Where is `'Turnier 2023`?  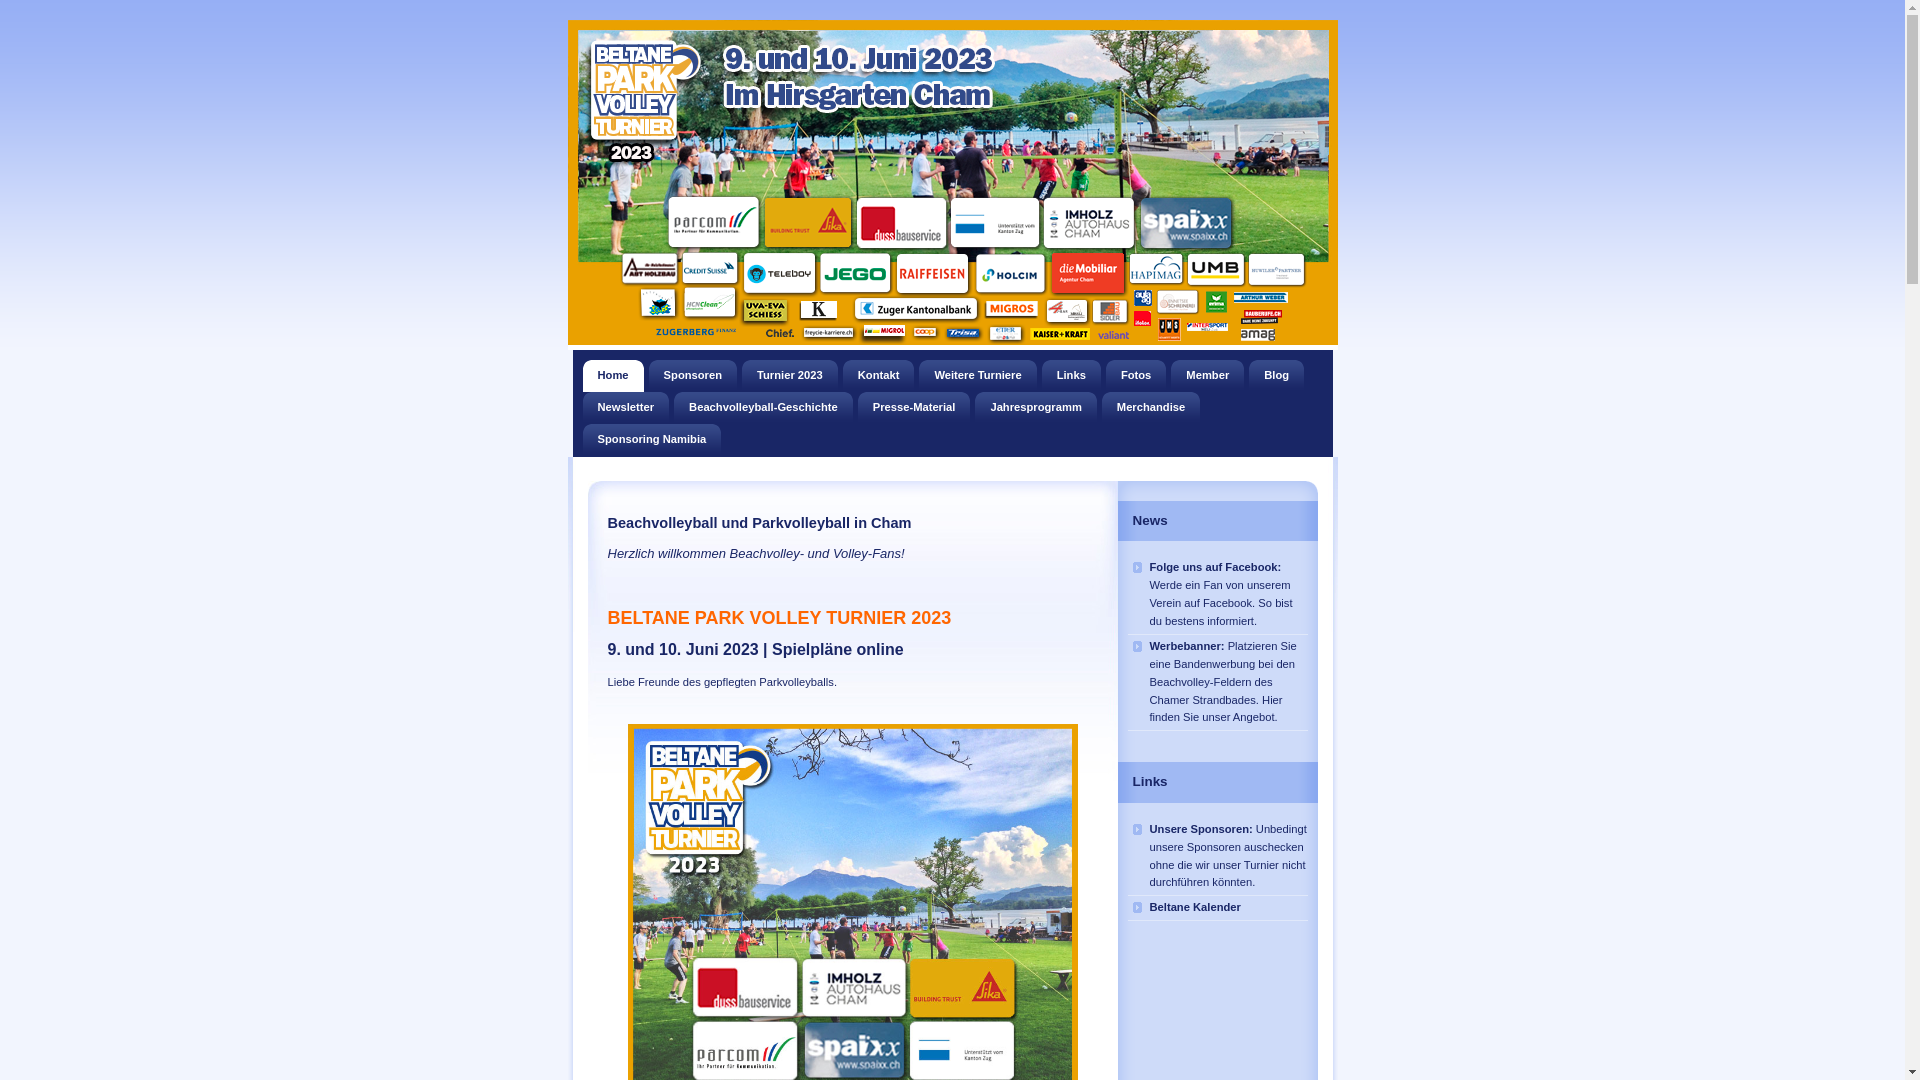 'Turnier 2023 is located at coordinates (741, 375).